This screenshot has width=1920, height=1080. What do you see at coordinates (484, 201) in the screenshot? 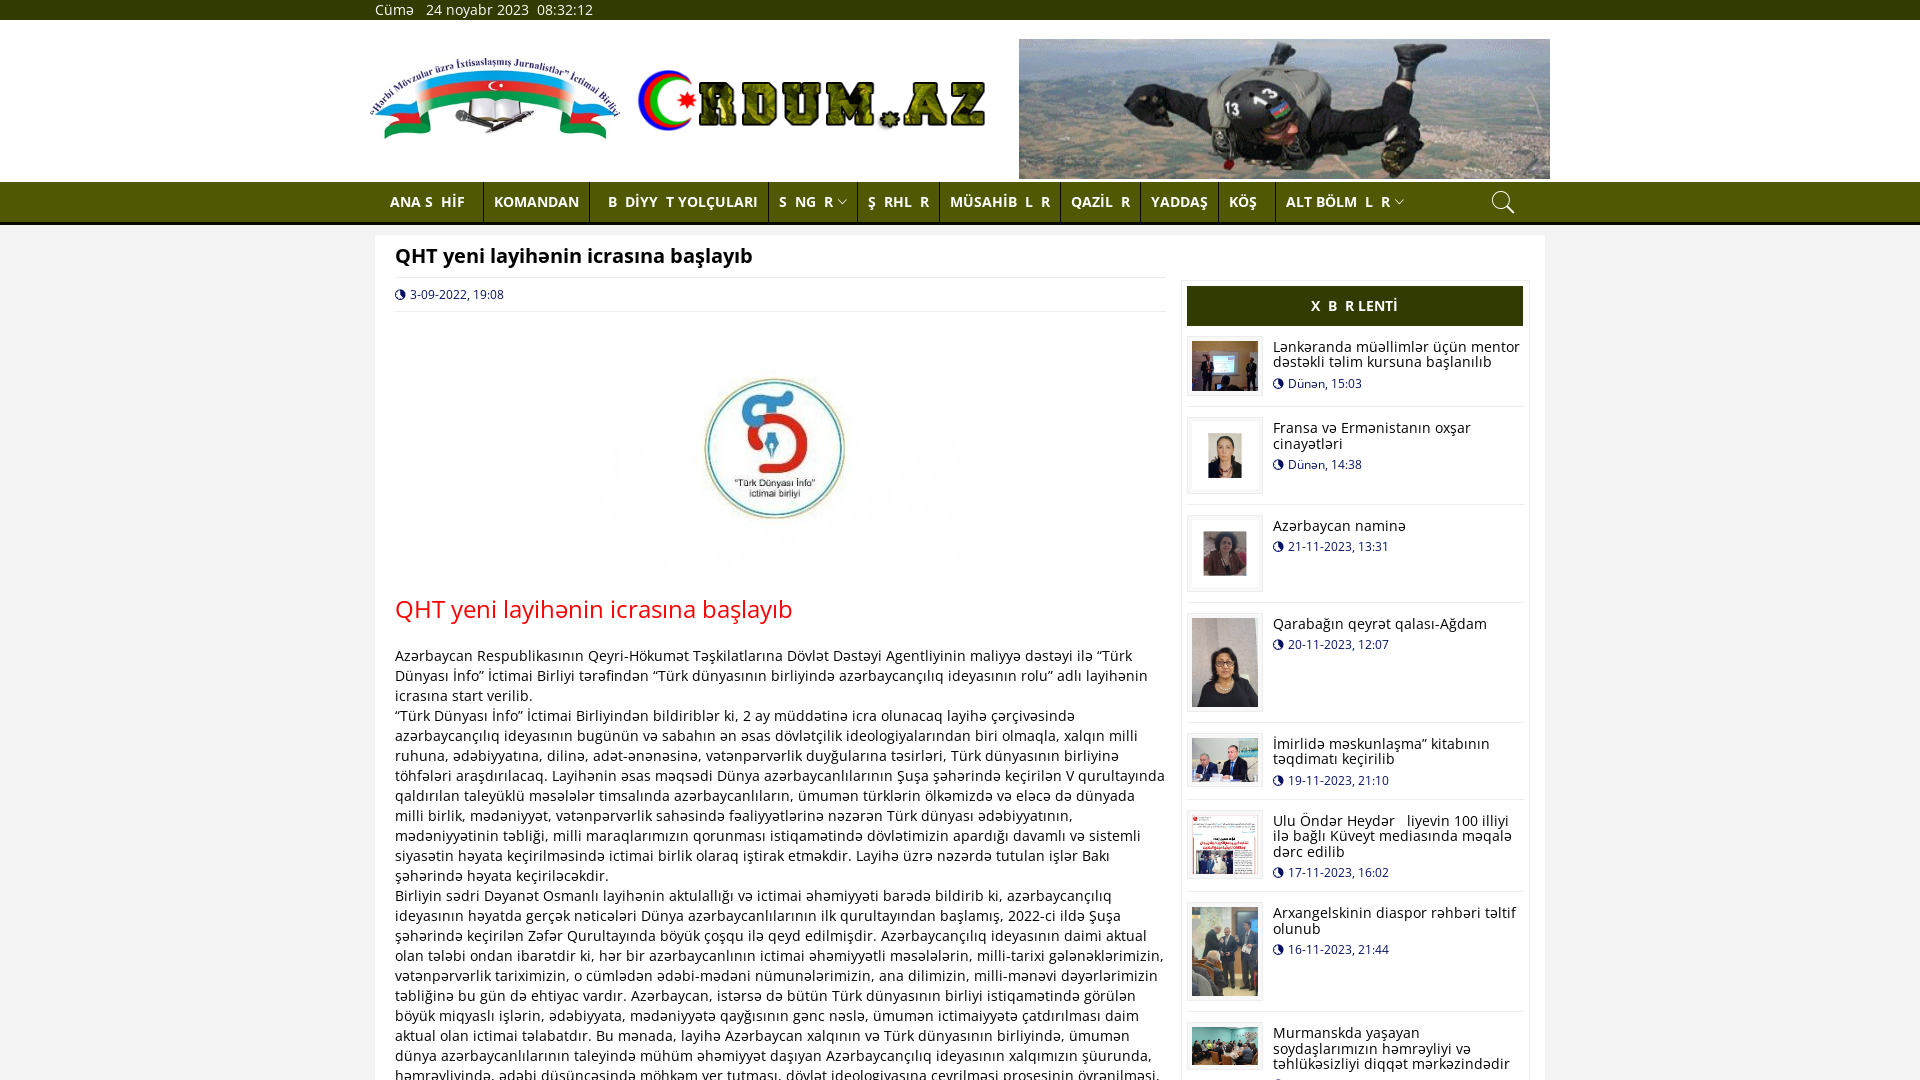
I see `'KOMANDAN'` at bounding box center [484, 201].